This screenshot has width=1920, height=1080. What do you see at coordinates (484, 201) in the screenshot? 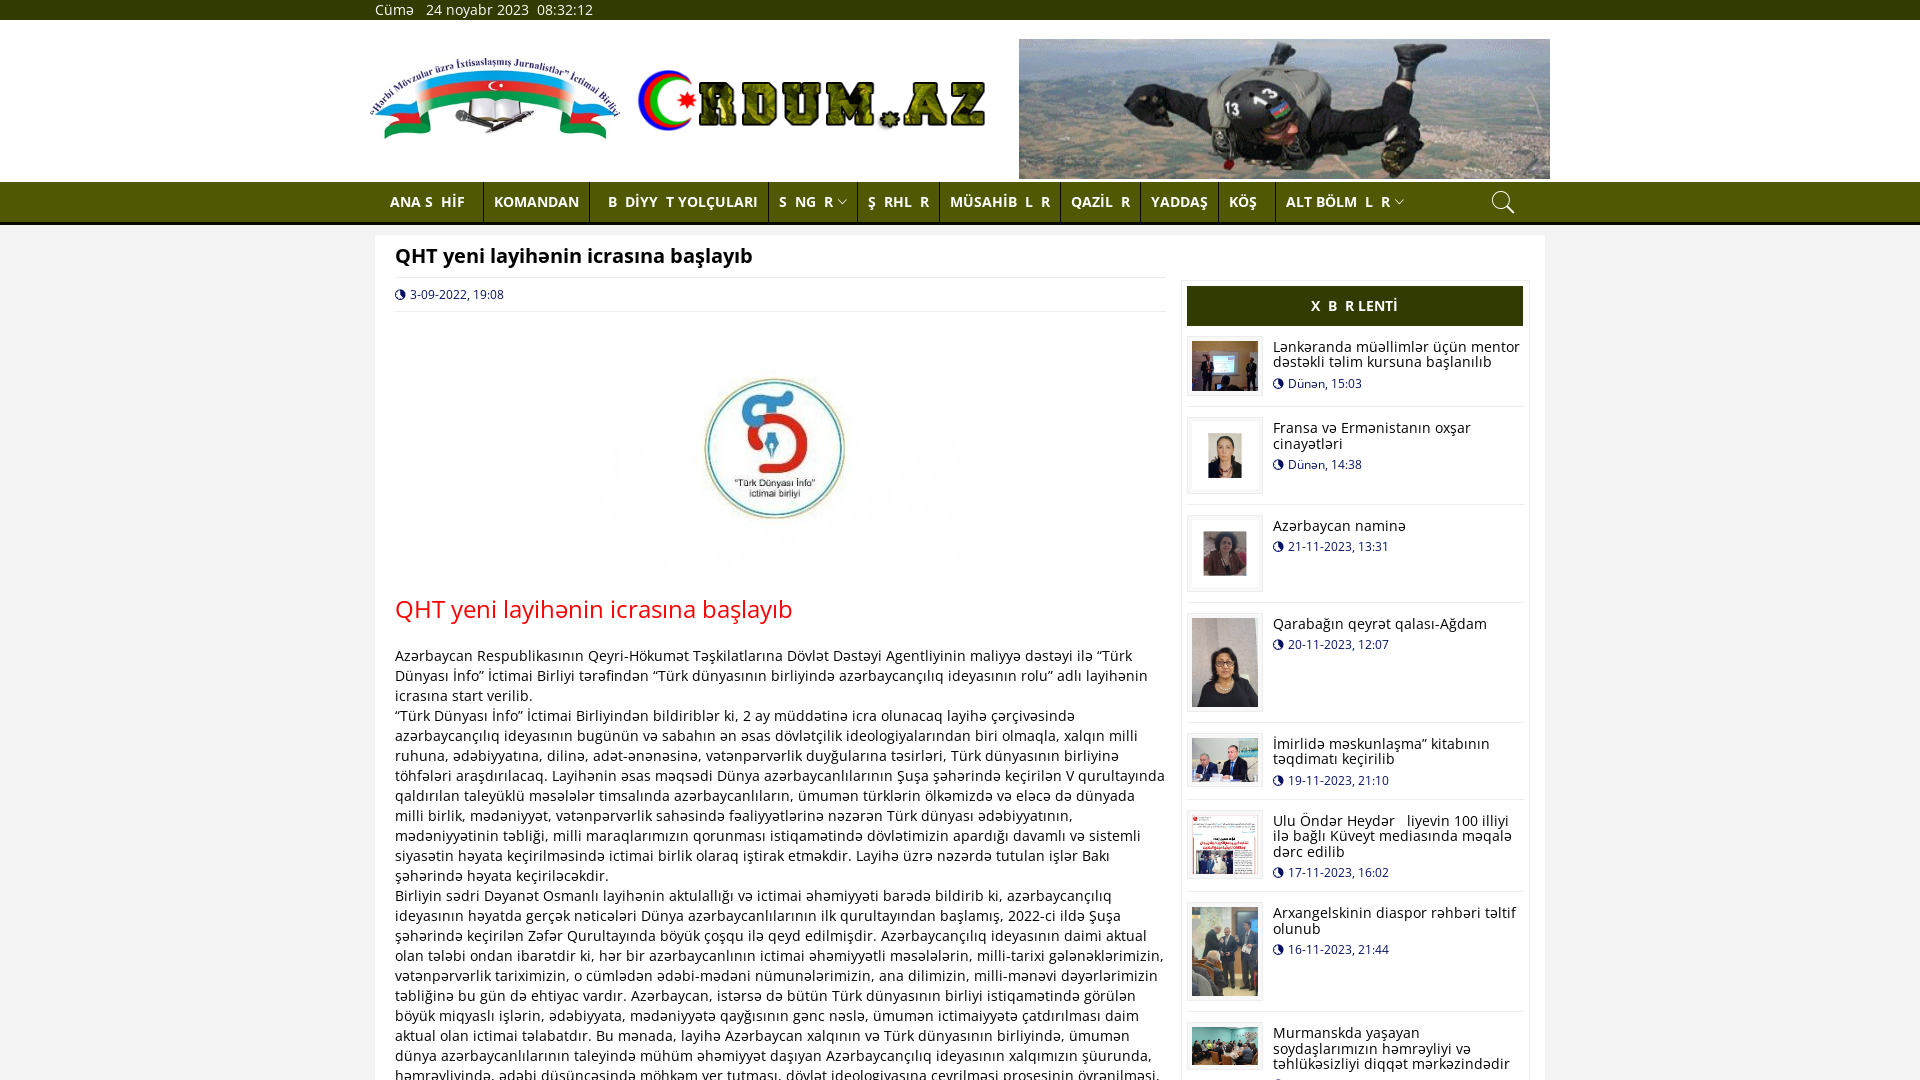
I see `'KOMANDAN'` at bounding box center [484, 201].